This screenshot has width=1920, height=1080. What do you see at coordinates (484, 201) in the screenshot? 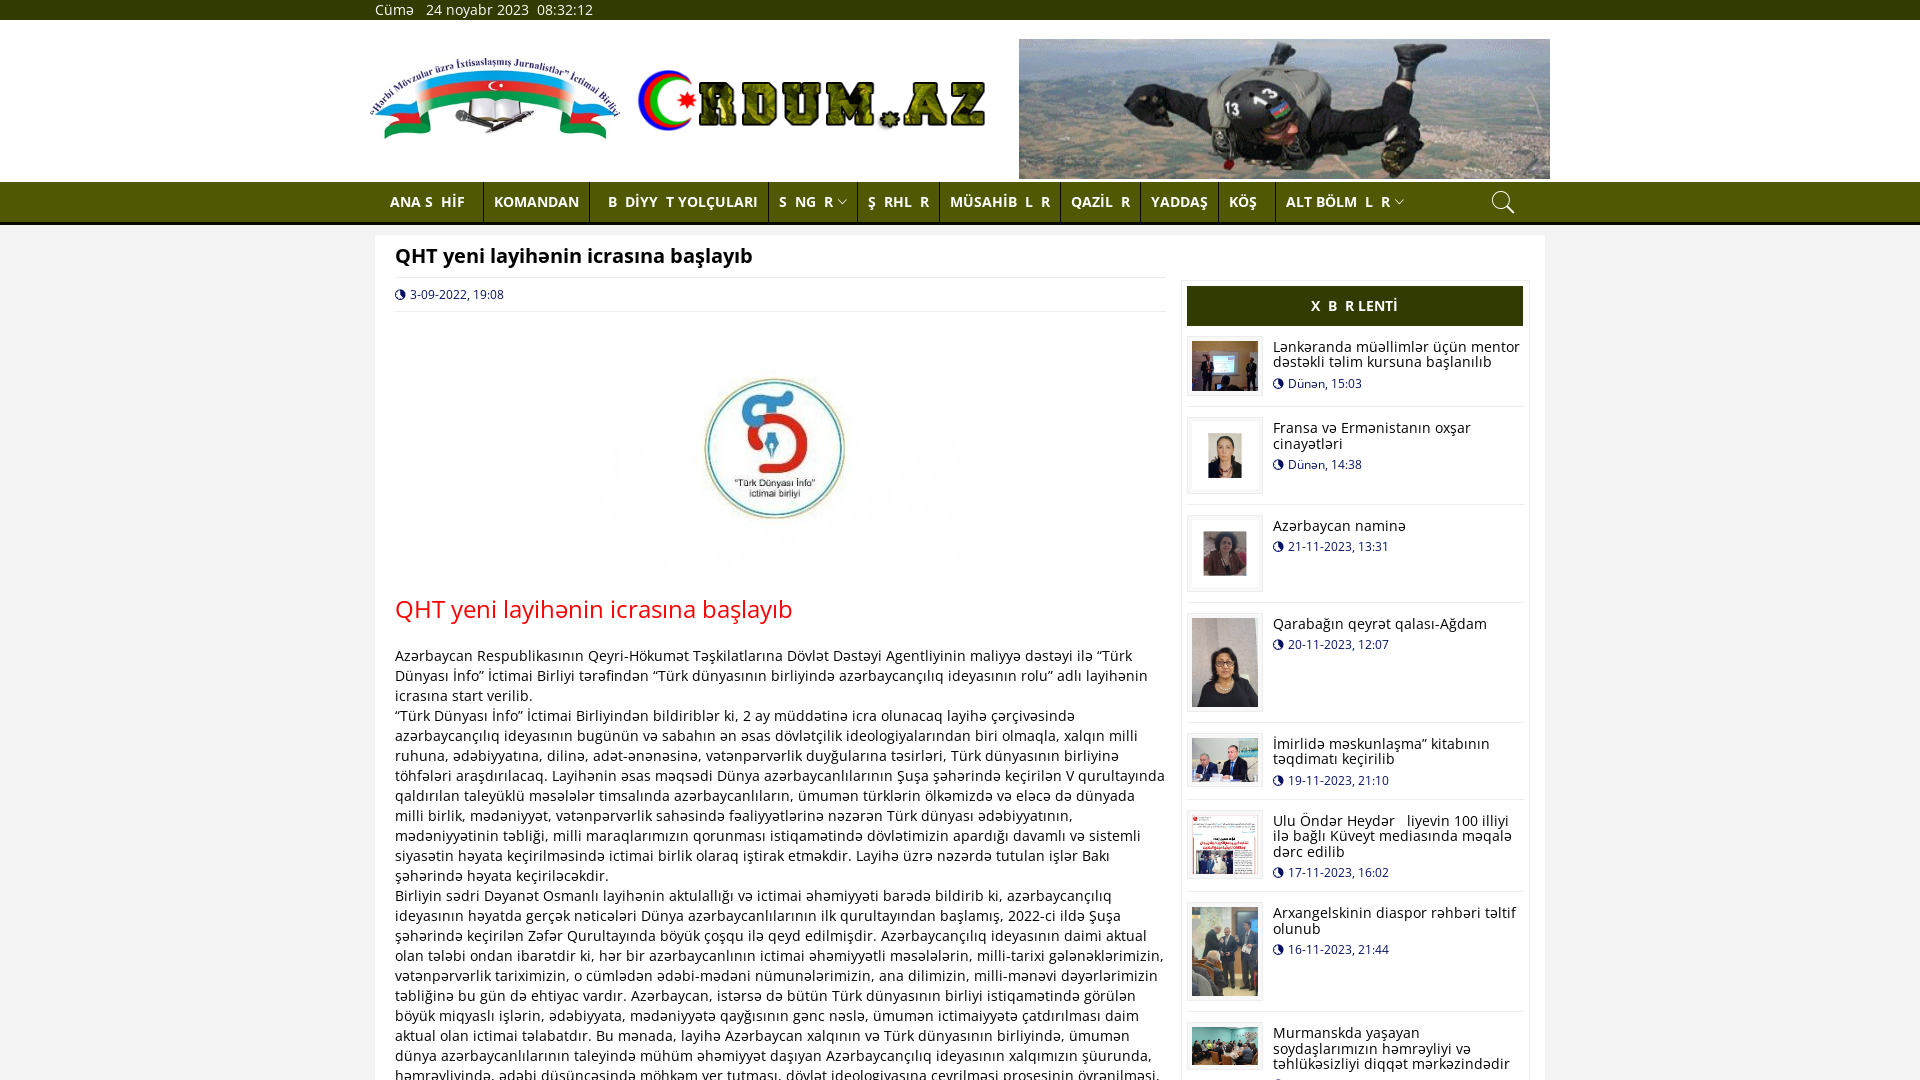
I see `'KOMANDAN'` at bounding box center [484, 201].